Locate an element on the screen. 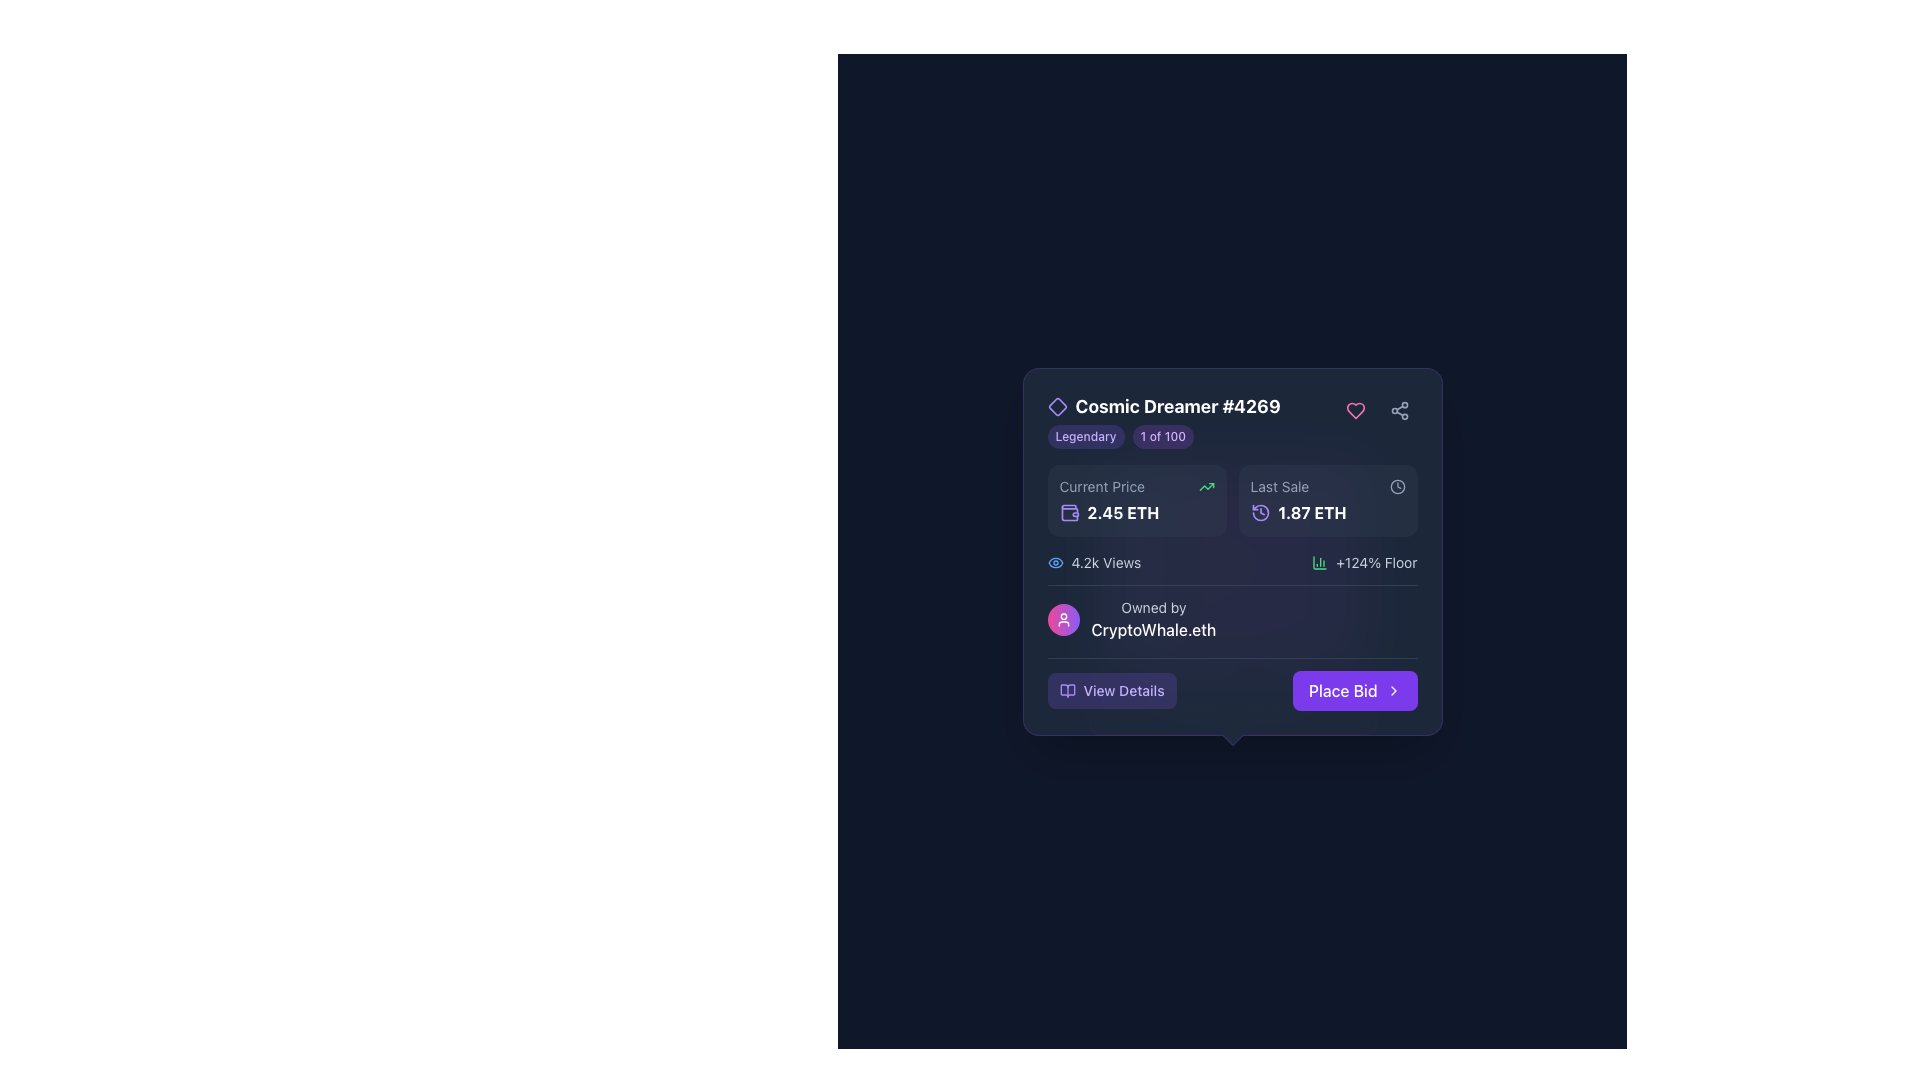 This screenshot has width=1920, height=1080. displayed information from the 'Last Sale' informational card, which features a dark rounded rectangle with 'Last Sale' in light gray and '1.87 ETH' in bold white, located in the top-right section of the grid is located at coordinates (1328, 500).